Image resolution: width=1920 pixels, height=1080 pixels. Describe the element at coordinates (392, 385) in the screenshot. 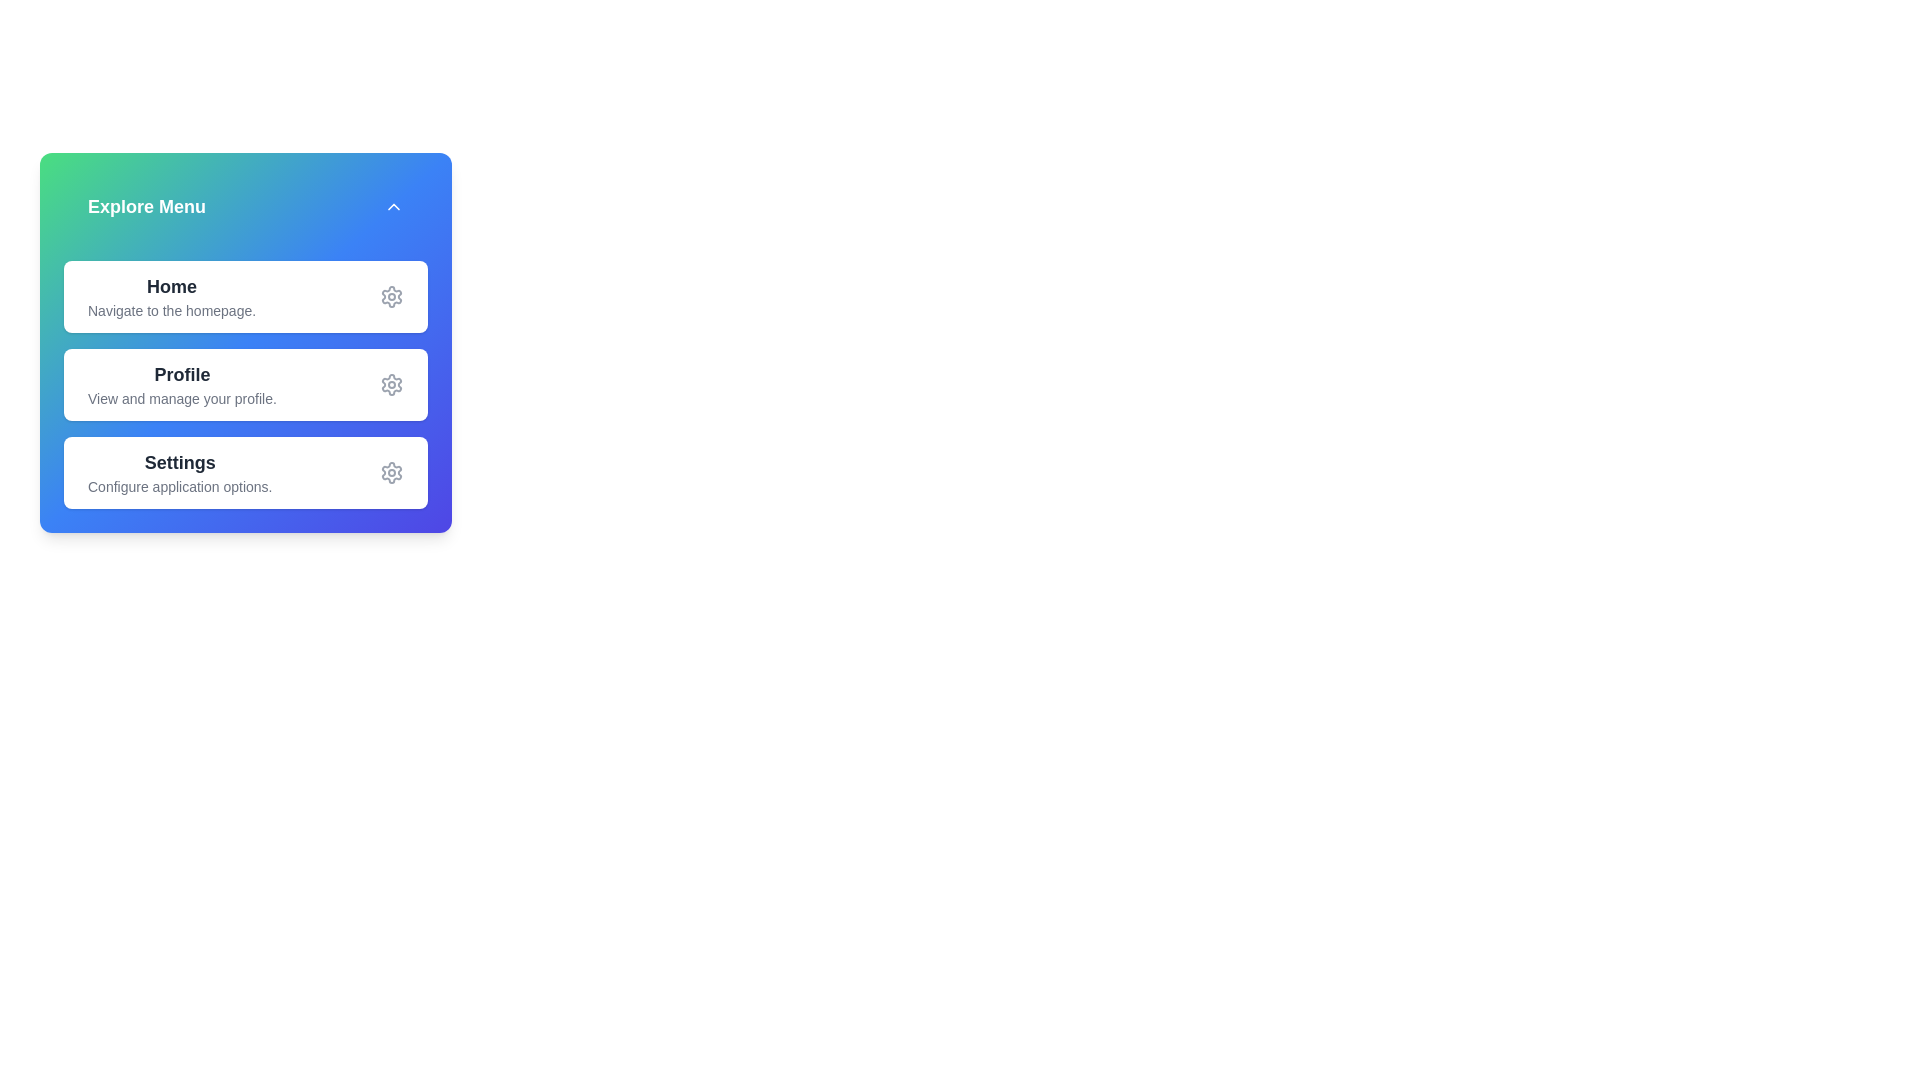

I see `the settings icon for the menu item Profile` at that location.